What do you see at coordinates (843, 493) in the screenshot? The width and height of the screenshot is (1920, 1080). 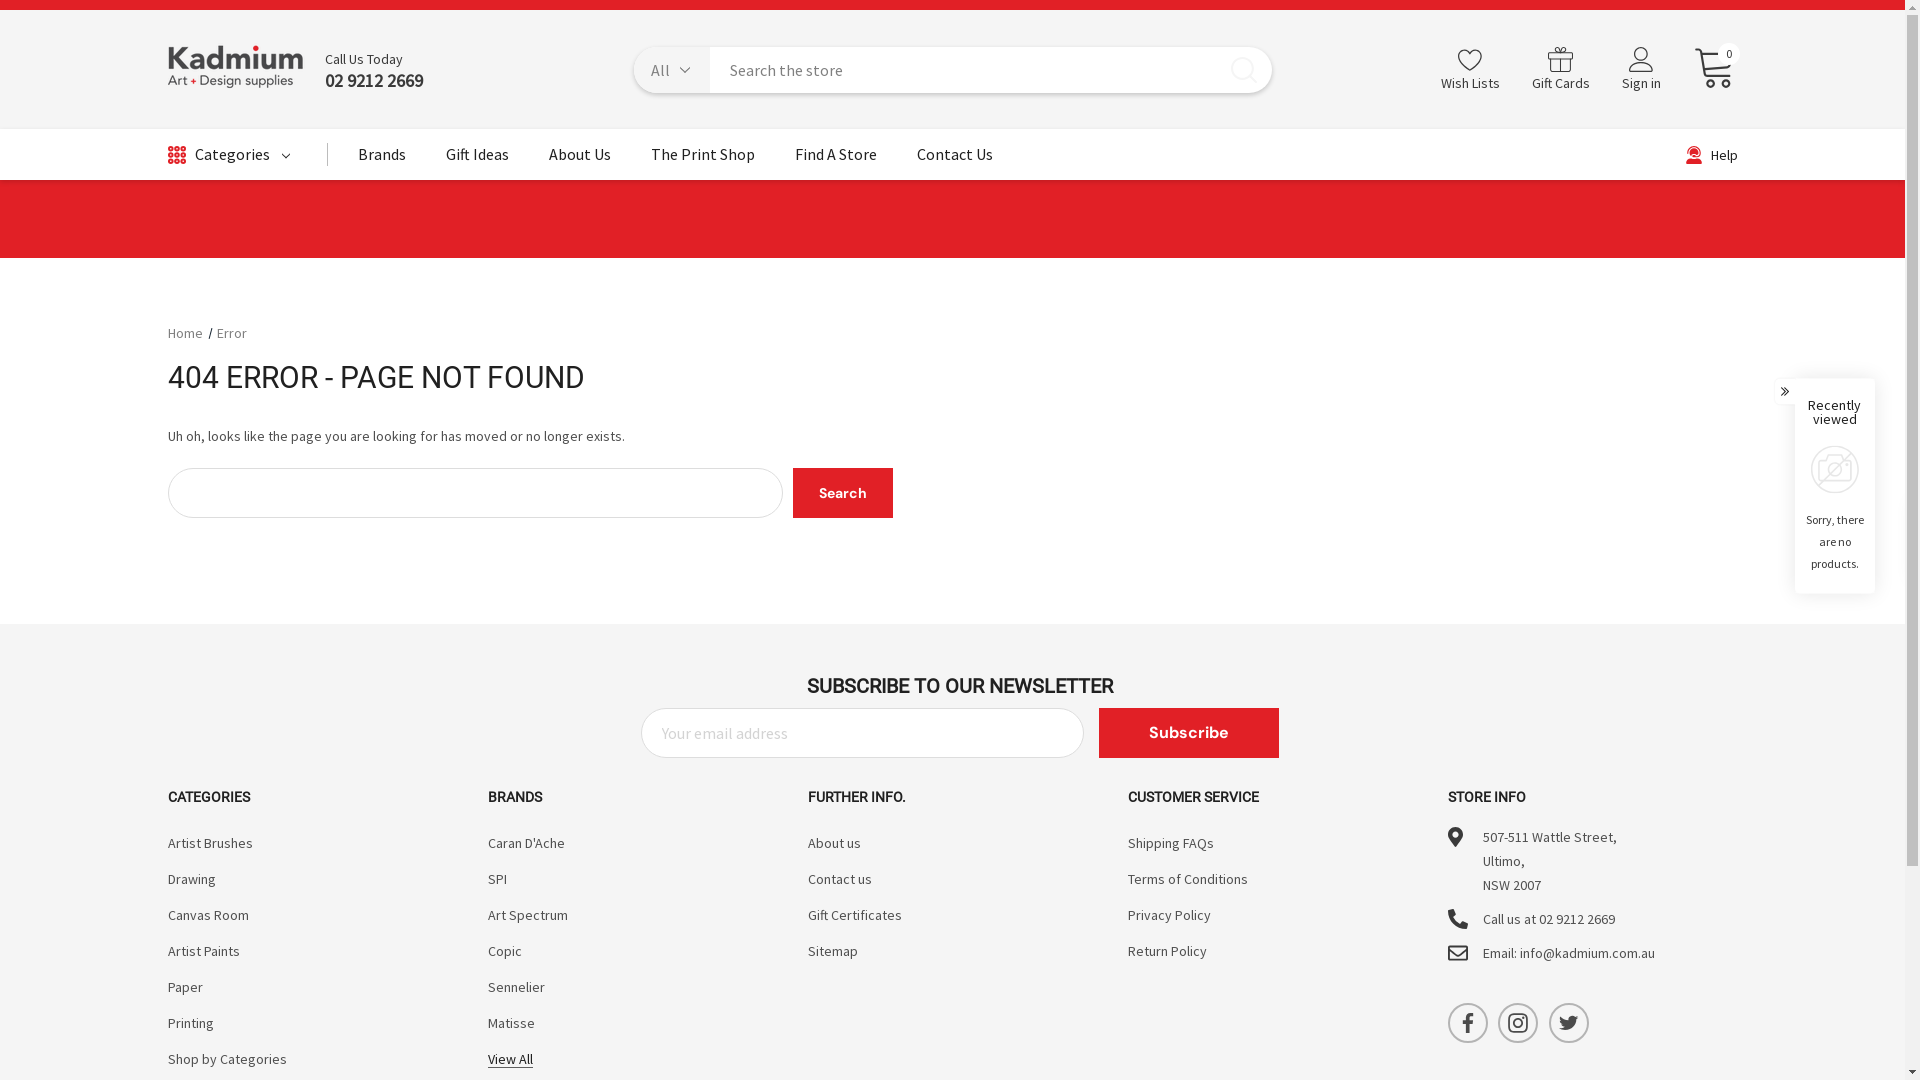 I see `'Search'` at bounding box center [843, 493].